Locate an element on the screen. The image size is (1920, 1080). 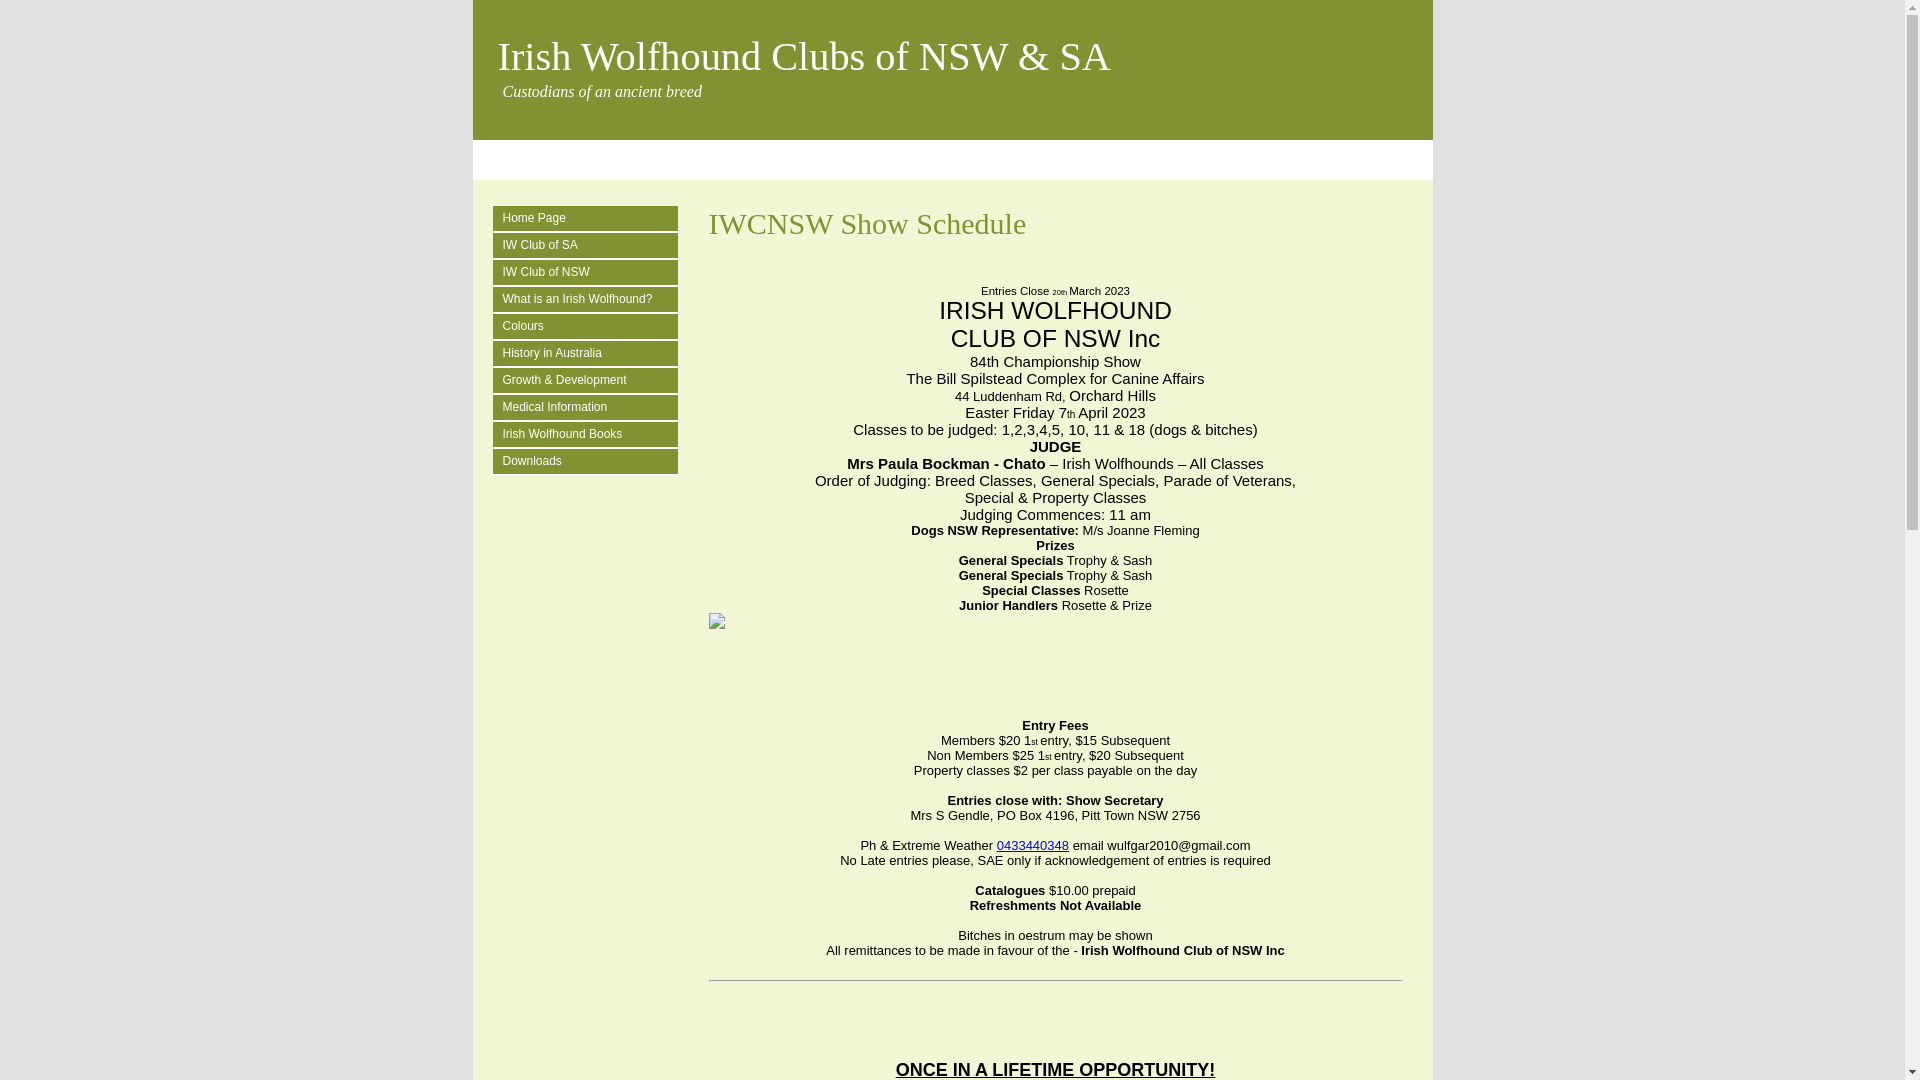
'IW Club of NSW' is located at coordinates (588, 272).